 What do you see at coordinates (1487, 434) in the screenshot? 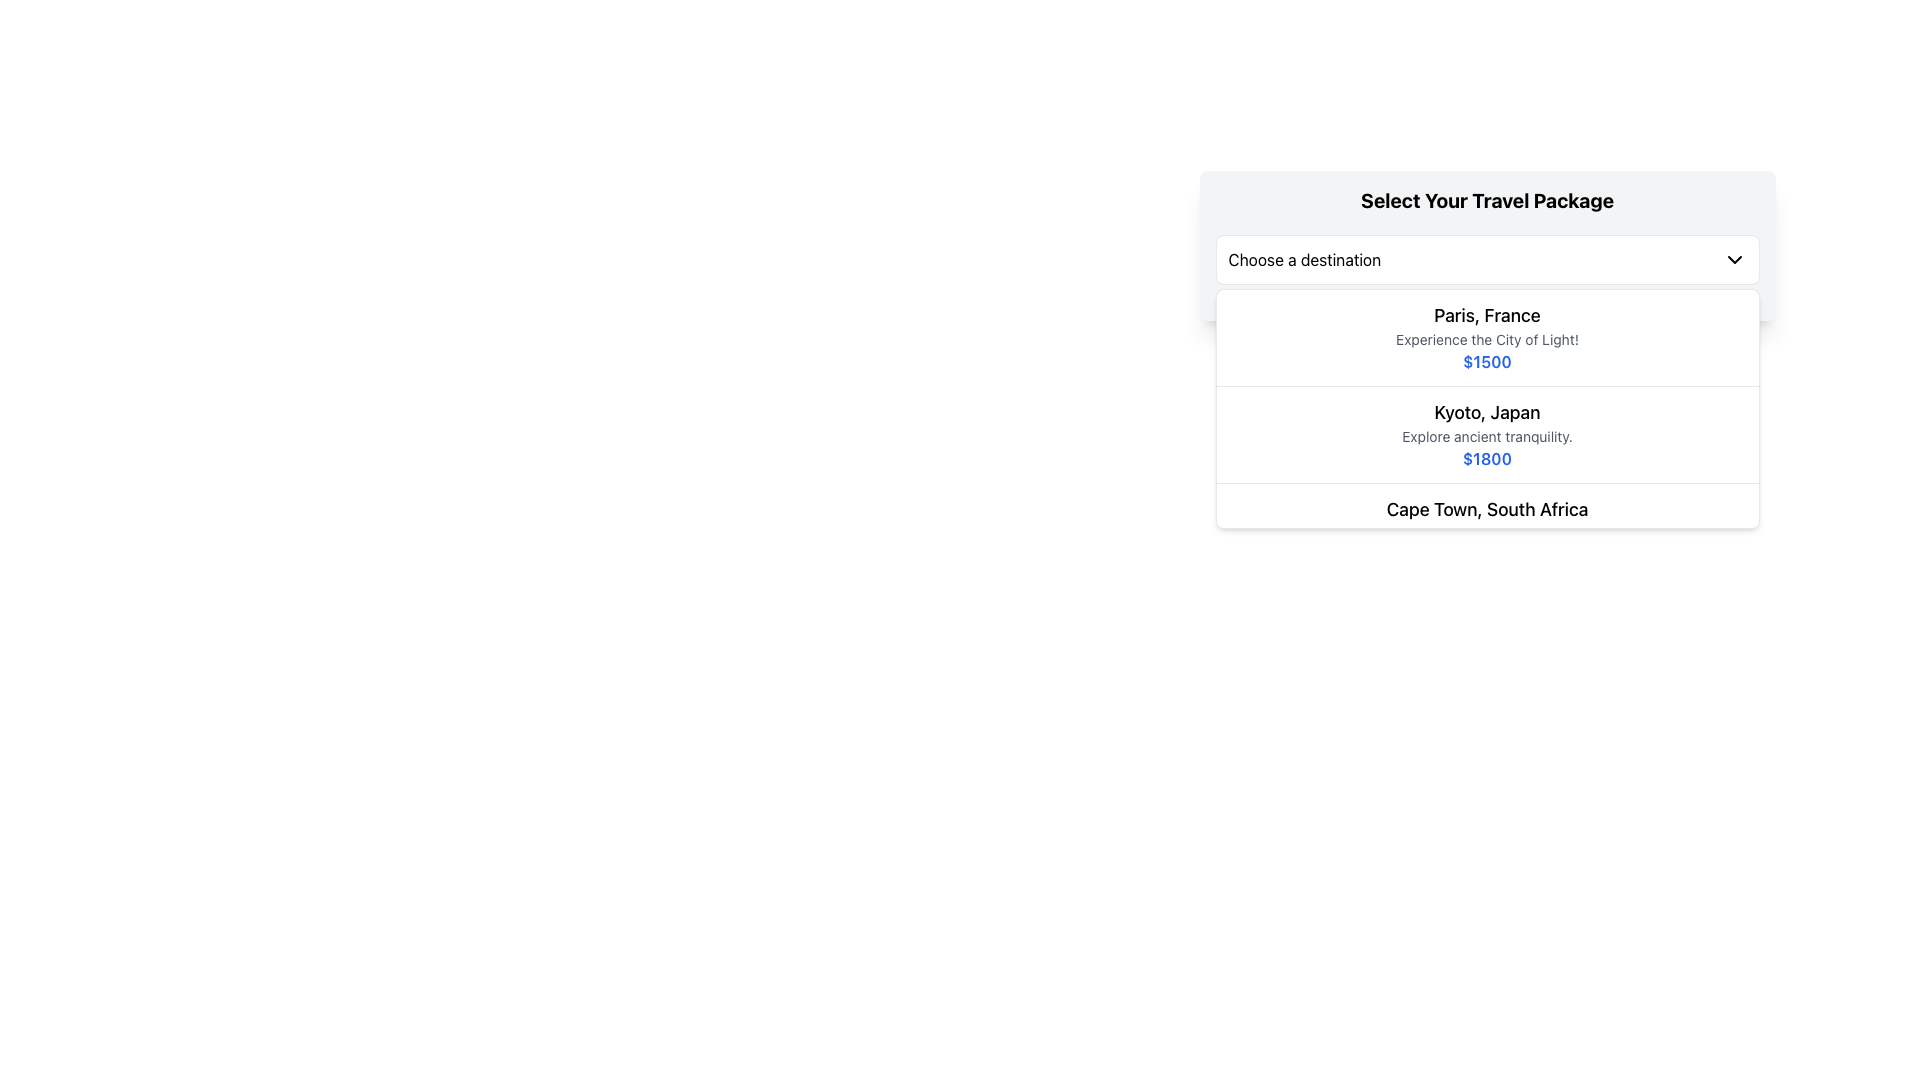
I see `on the travel option for 'Kyoto, Japan' which has the description 'Explore ancient tranquility.' and price '$1800.'` at bounding box center [1487, 434].